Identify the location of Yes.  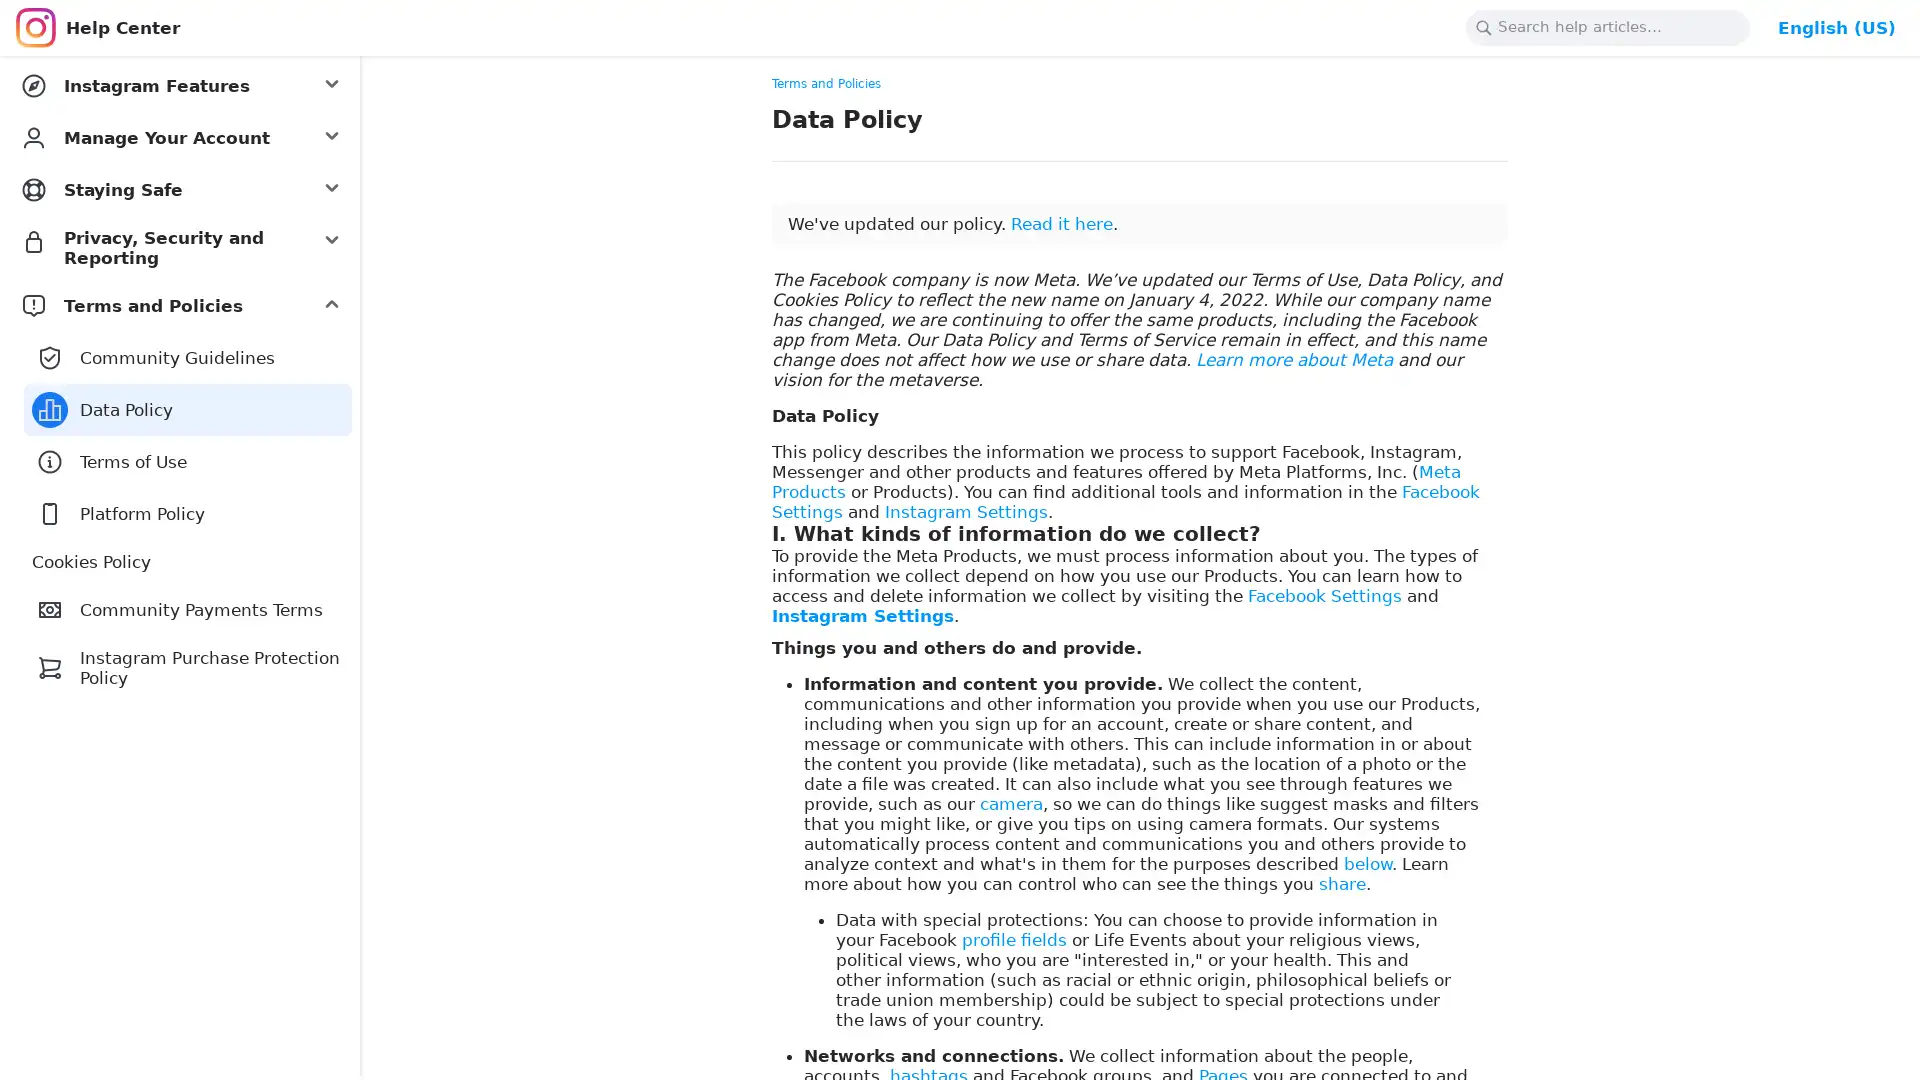
(1617, 982).